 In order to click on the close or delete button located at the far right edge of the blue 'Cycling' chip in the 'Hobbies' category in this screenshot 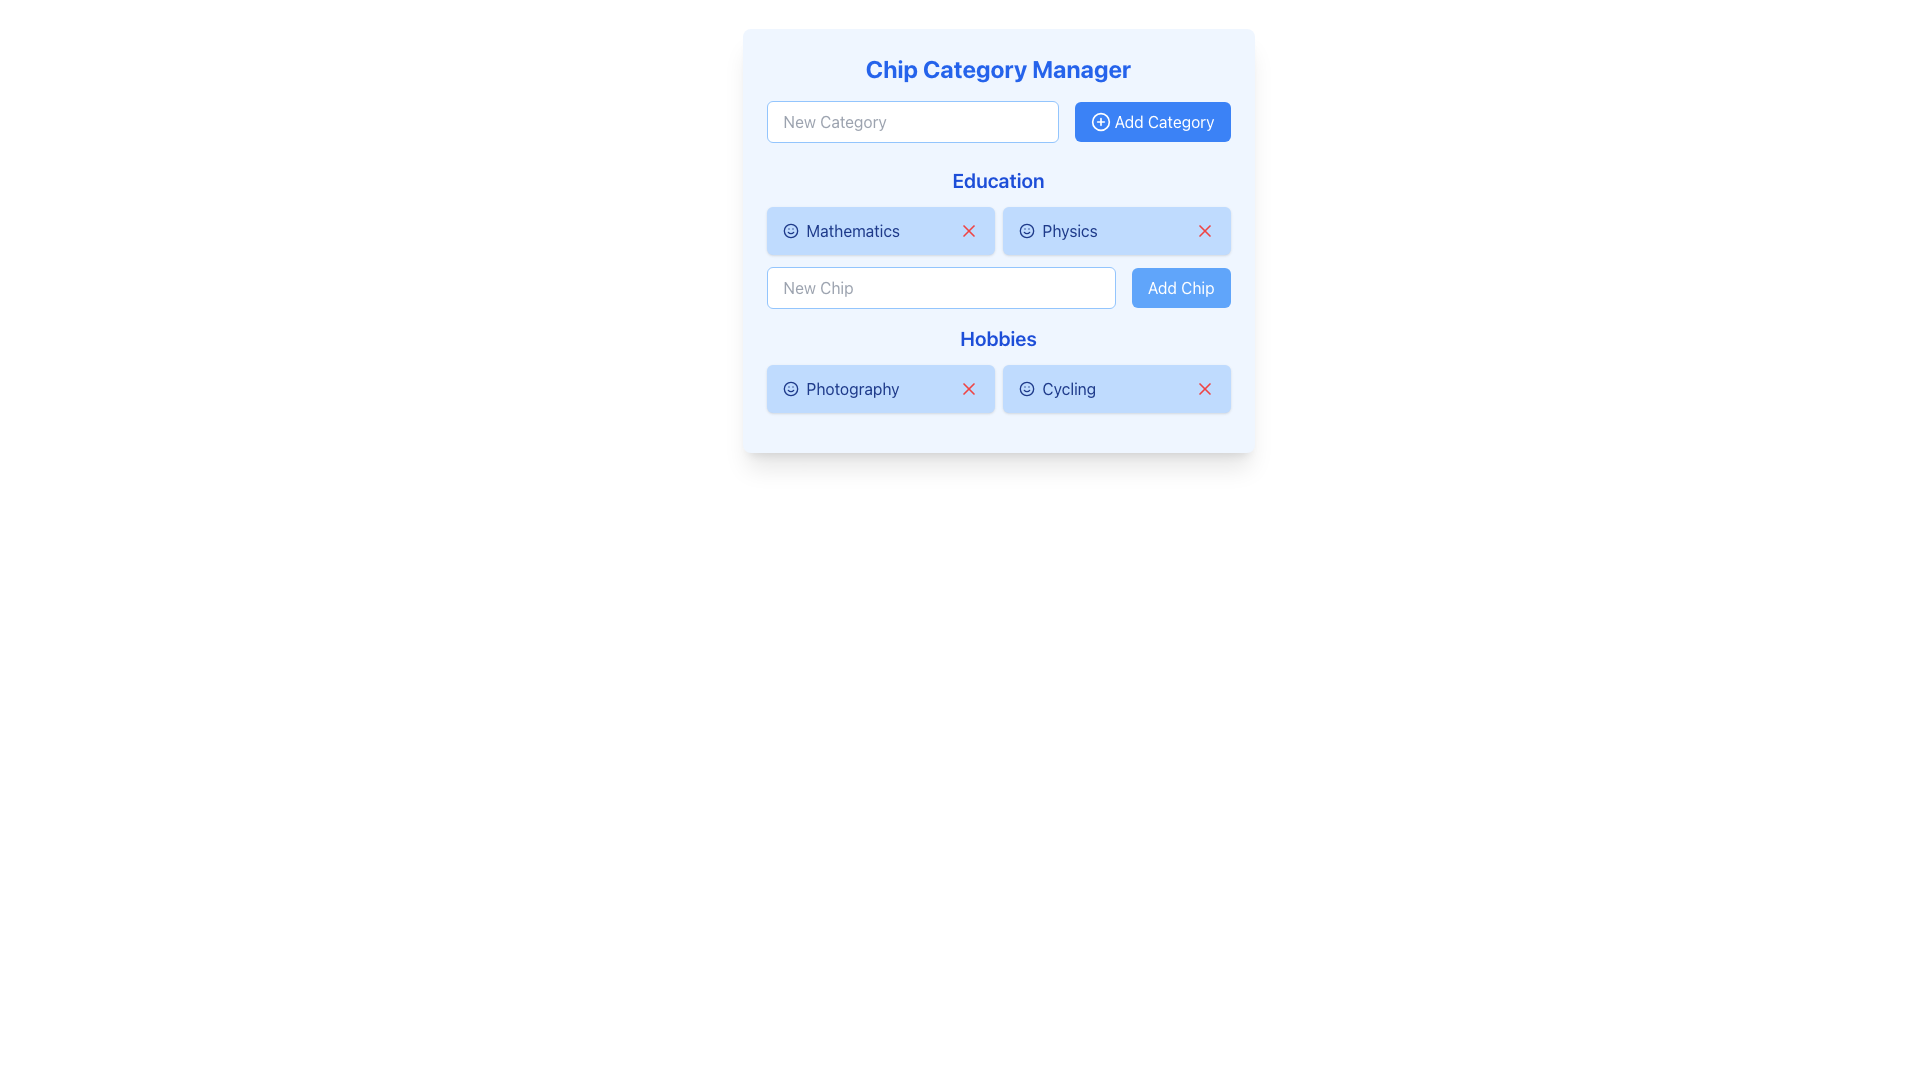, I will do `click(1203, 389)`.